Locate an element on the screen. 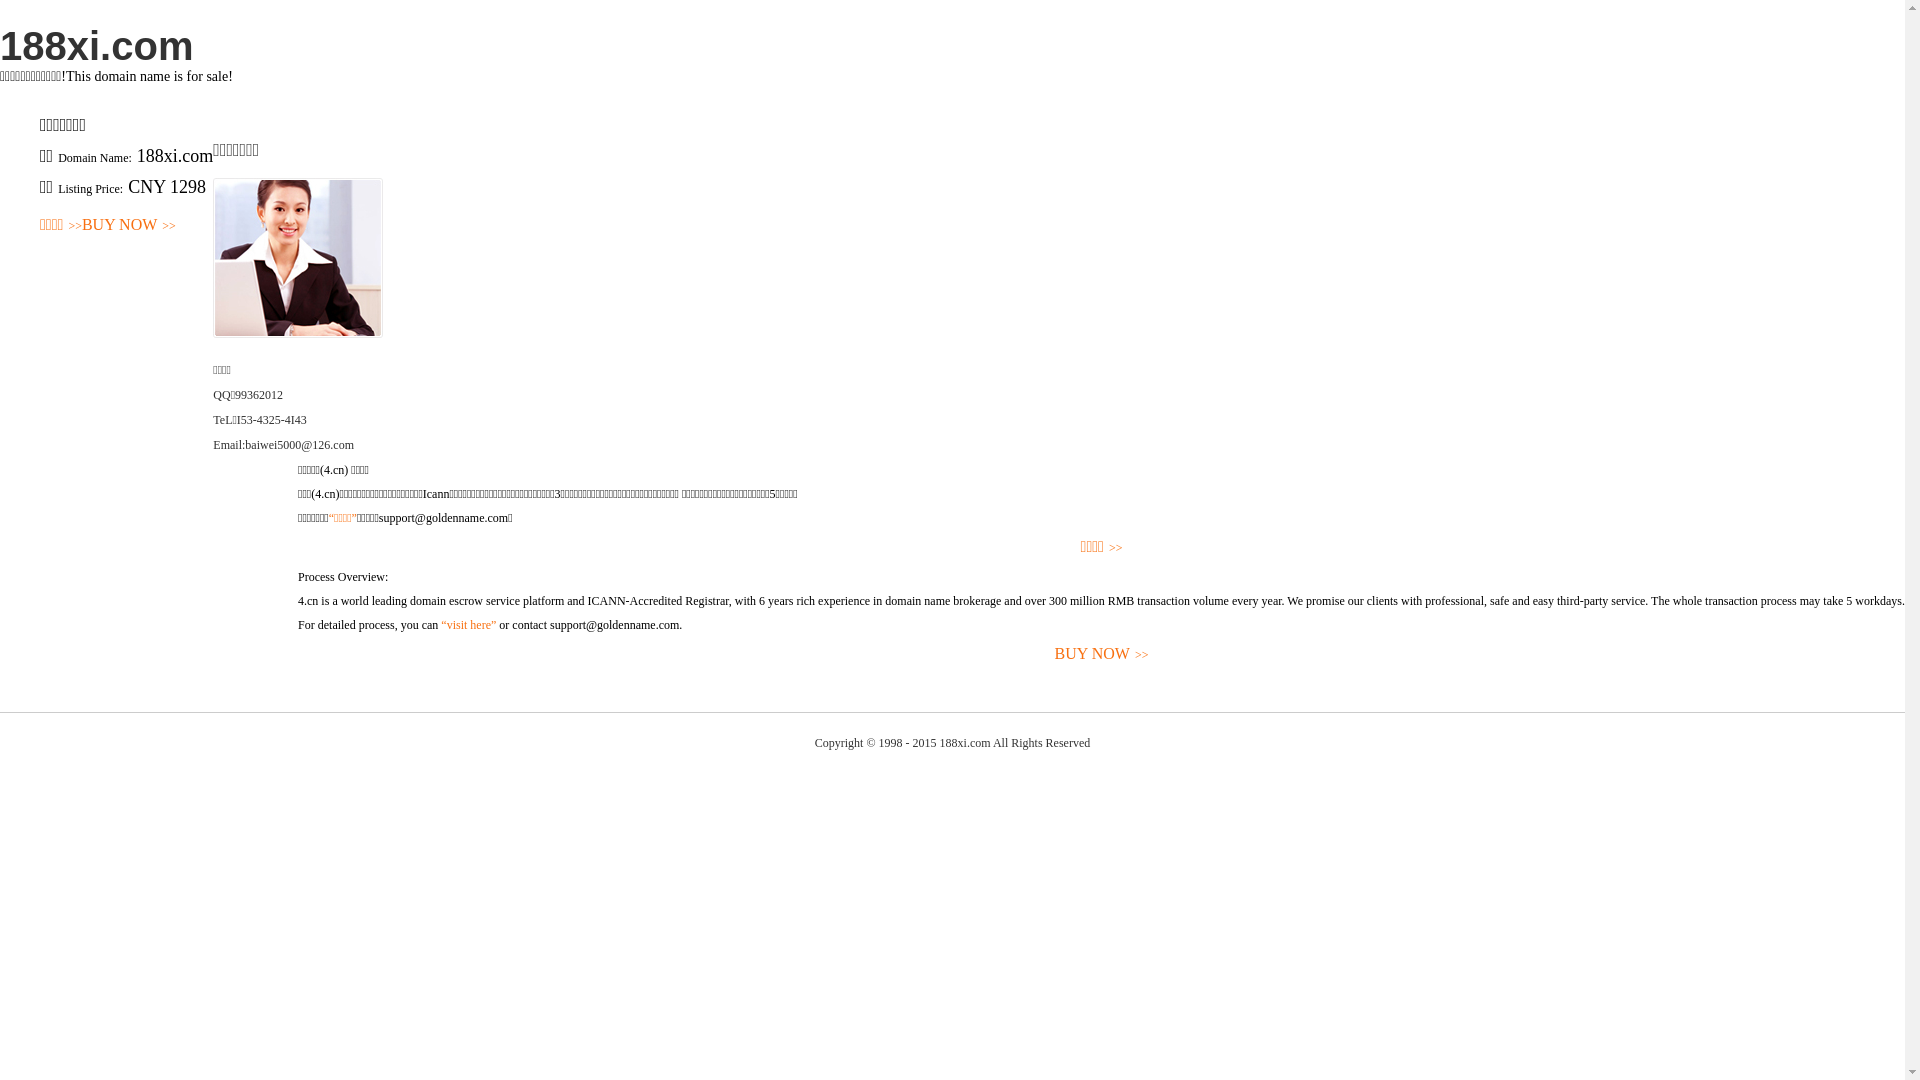 This screenshot has width=1920, height=1080. 'BUY NOW>>' is located at coordinates (1100, 654).